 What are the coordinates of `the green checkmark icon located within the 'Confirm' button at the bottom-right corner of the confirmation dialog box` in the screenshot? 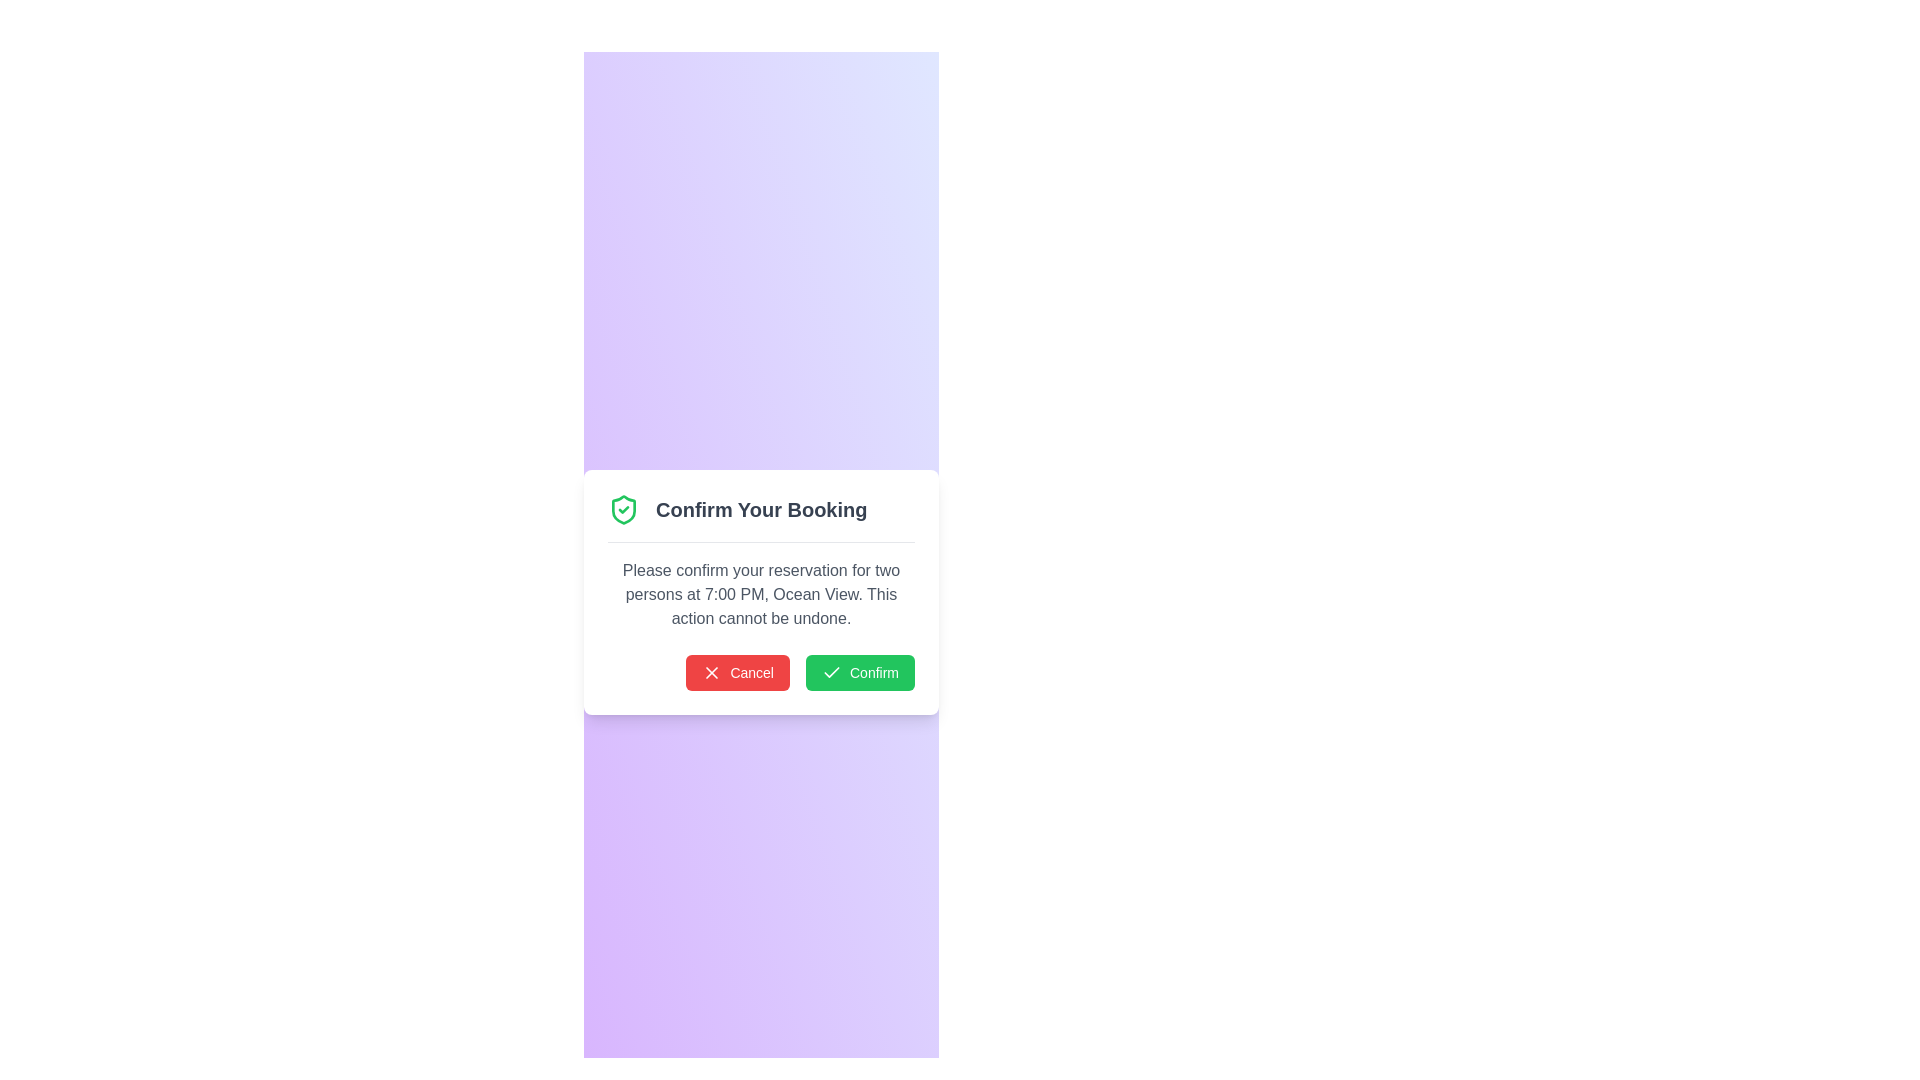 It's located at (831, 672).